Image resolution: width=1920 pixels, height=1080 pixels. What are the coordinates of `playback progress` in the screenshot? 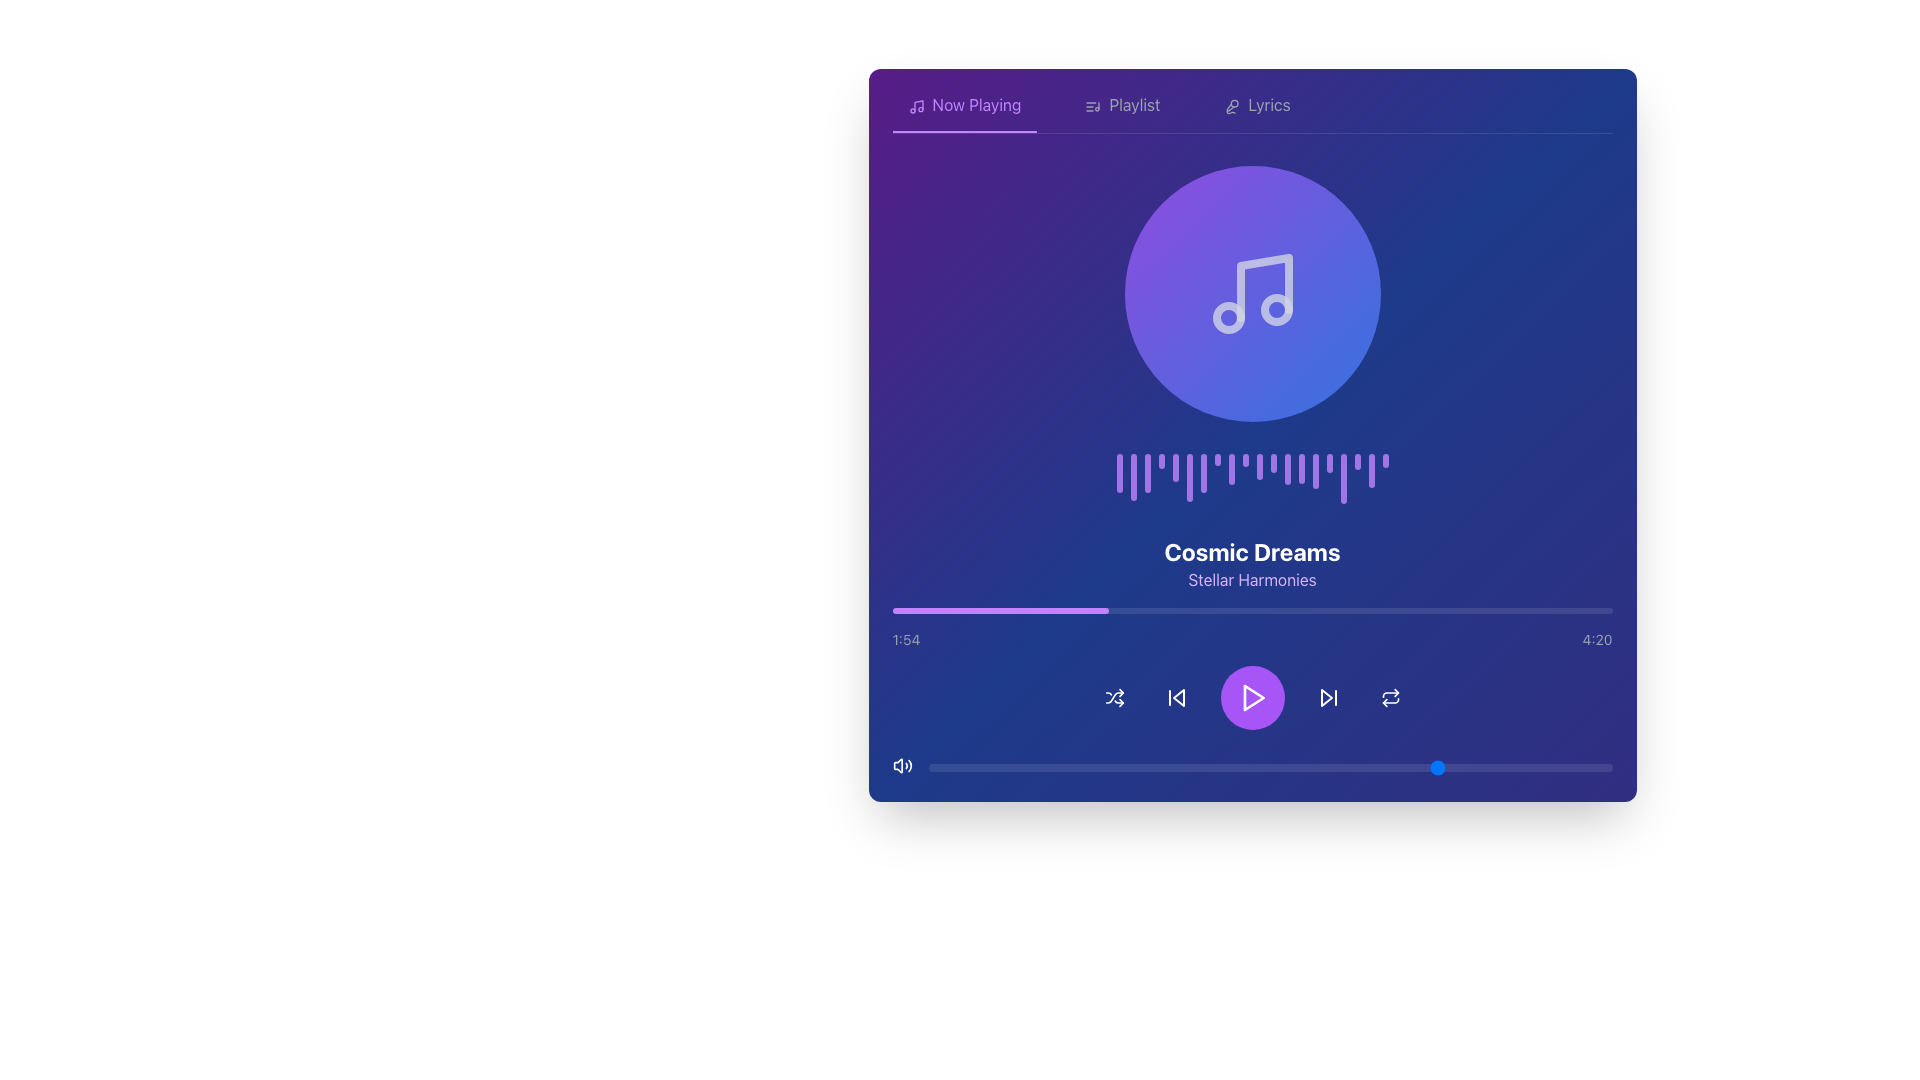 It's located at (968, 609).